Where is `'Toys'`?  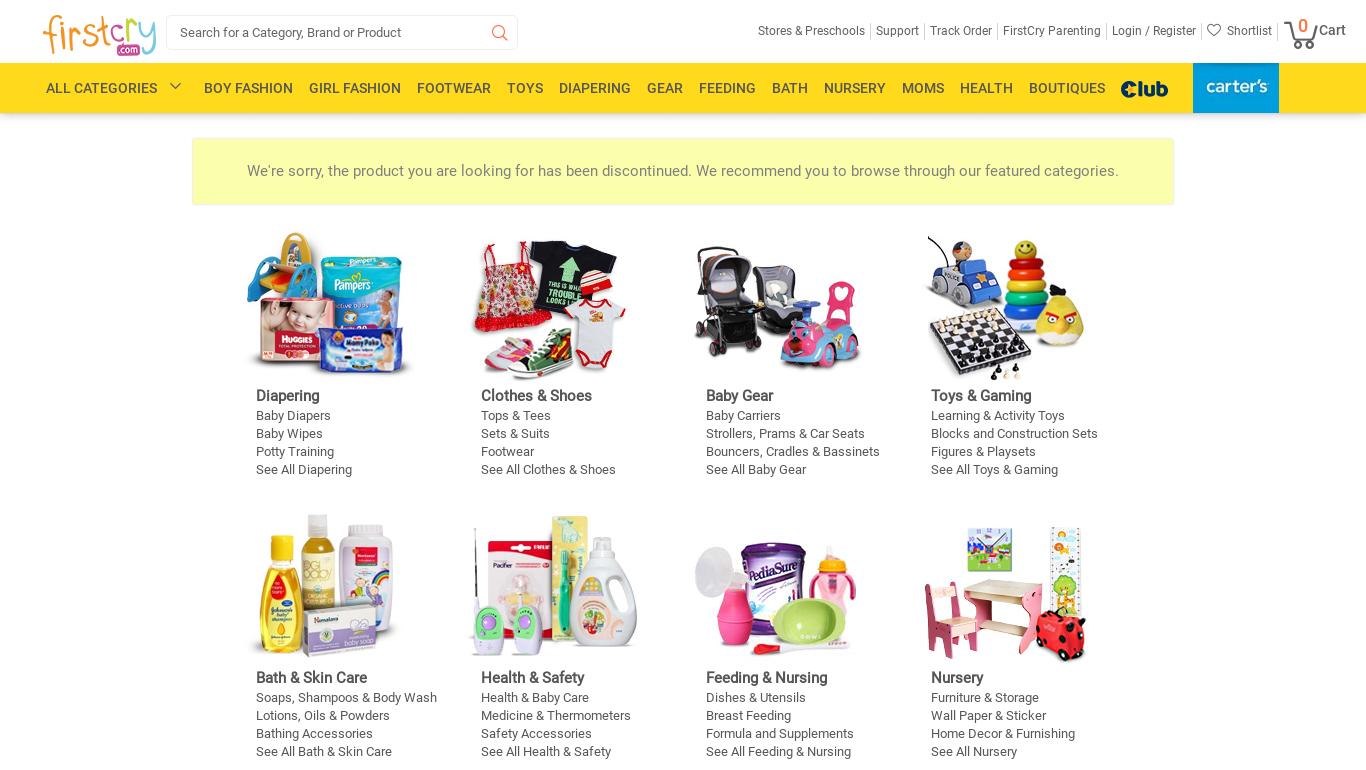
'Toys' is located at coordinates (507, 87).